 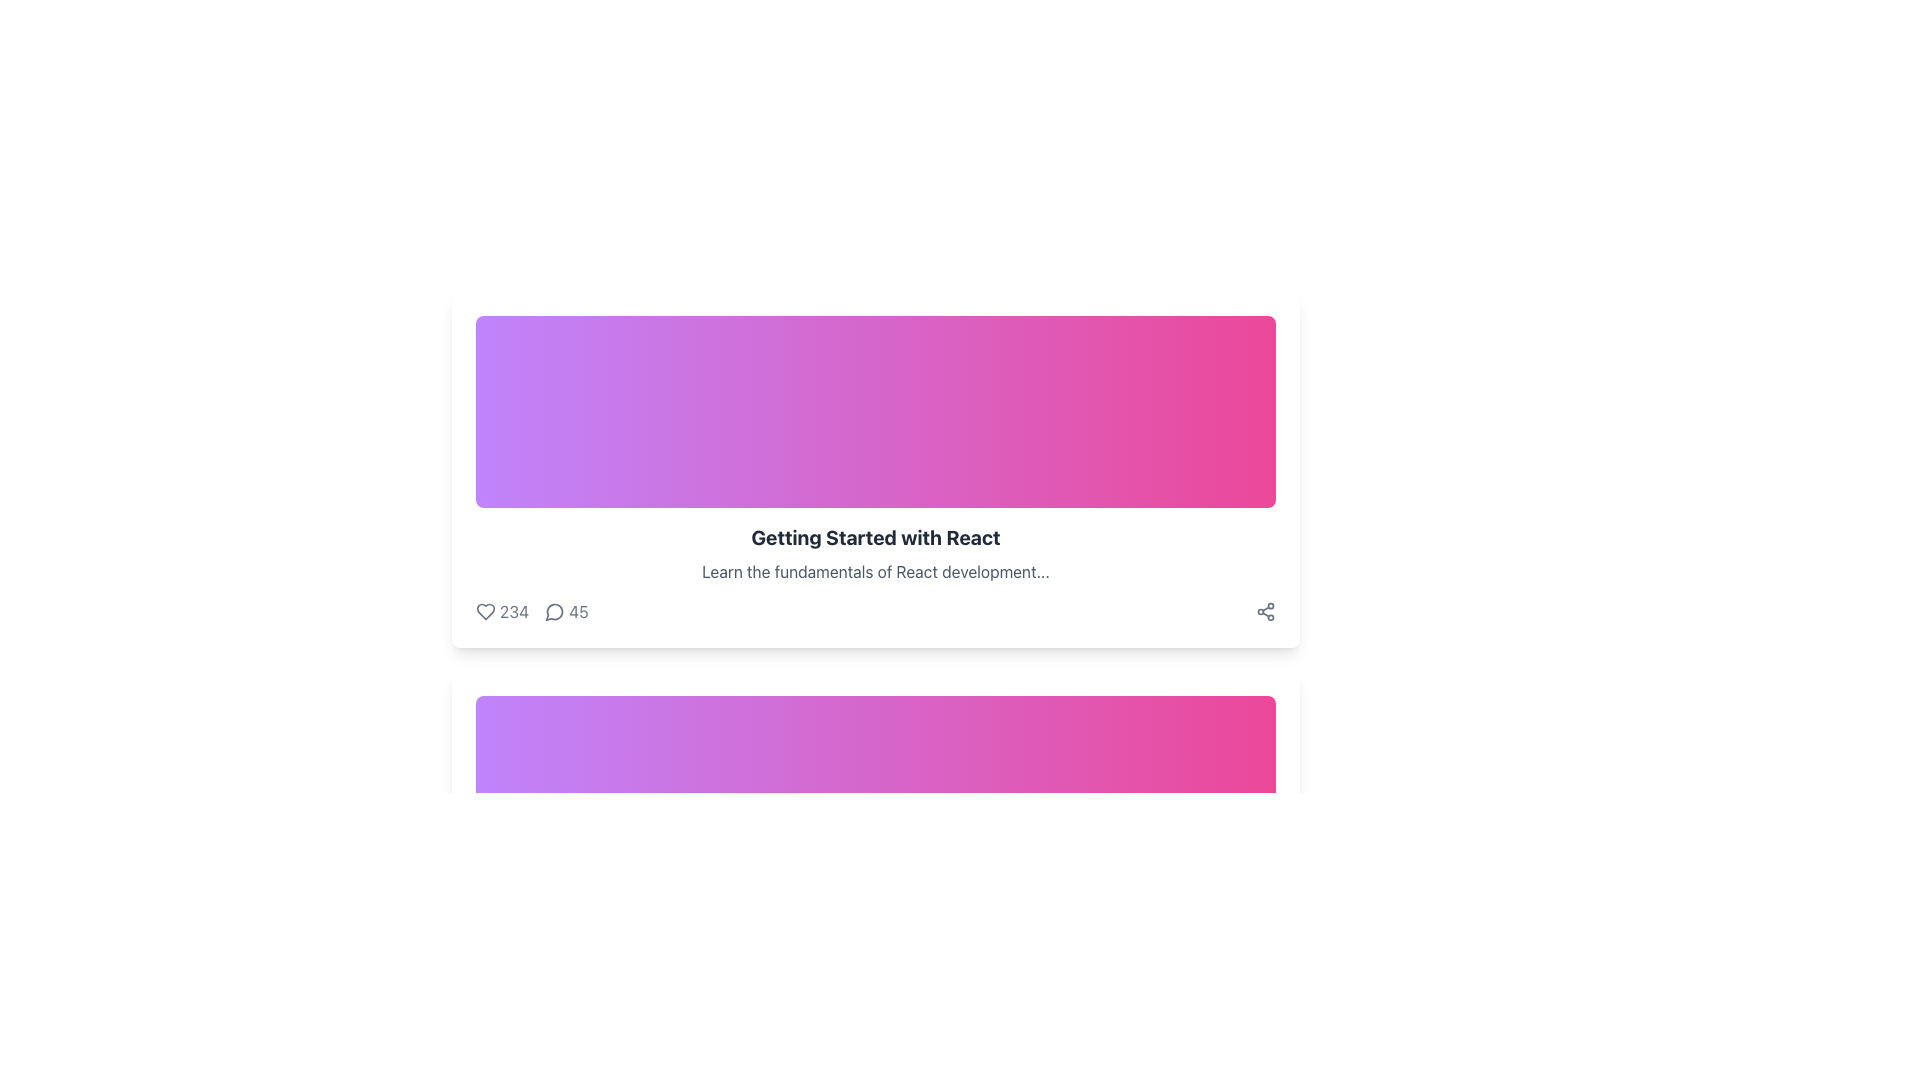 I want to click on the decorative rectangle with a vibrant gradient color scheme located in the upper section of the card titled 'Getting Started with React', so click(x=875, y=411).